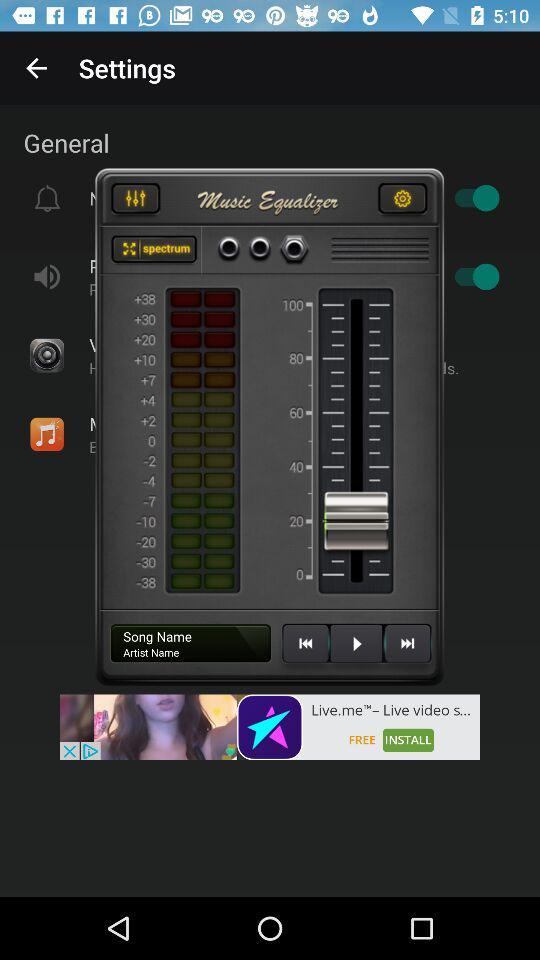 The width and height of the screenshot is (540, 960). I want to click on the settings icon, so click(402, 201).